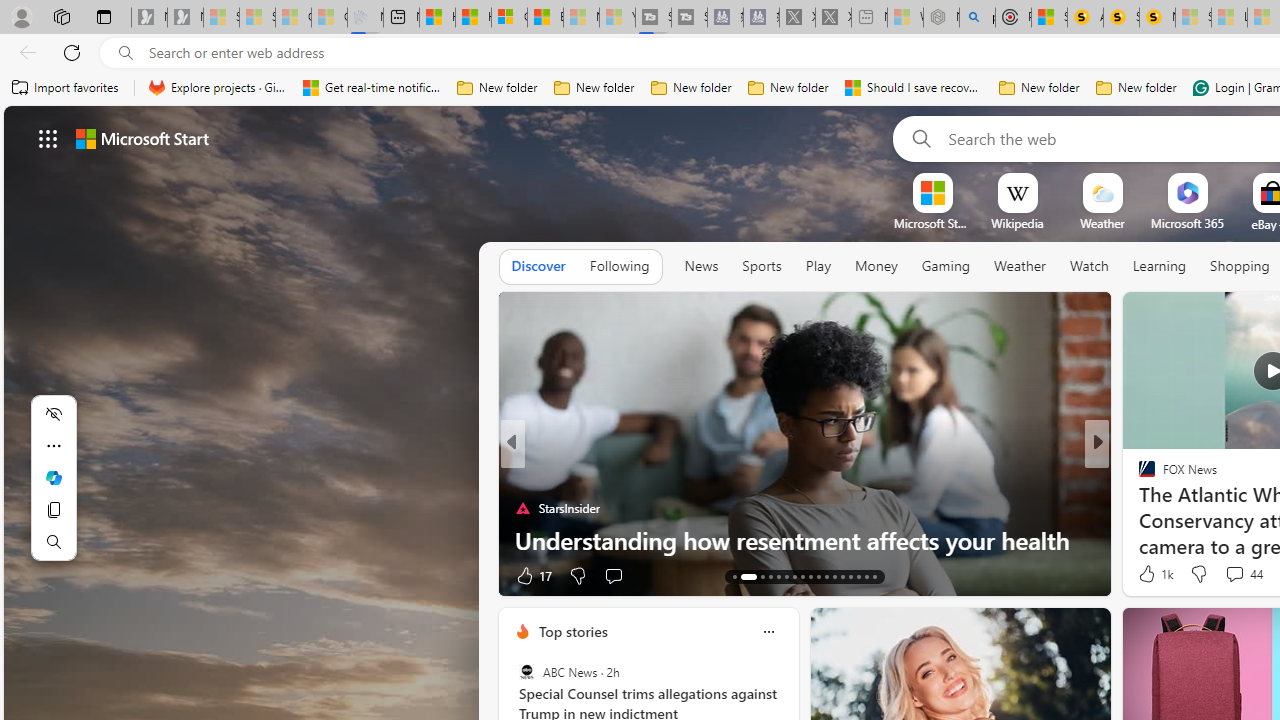 This screenshot has height=720, width=1280. Describe the element at coordinates (1166, 506) in the screenshot. I see `'Nordace.com'` at that location.